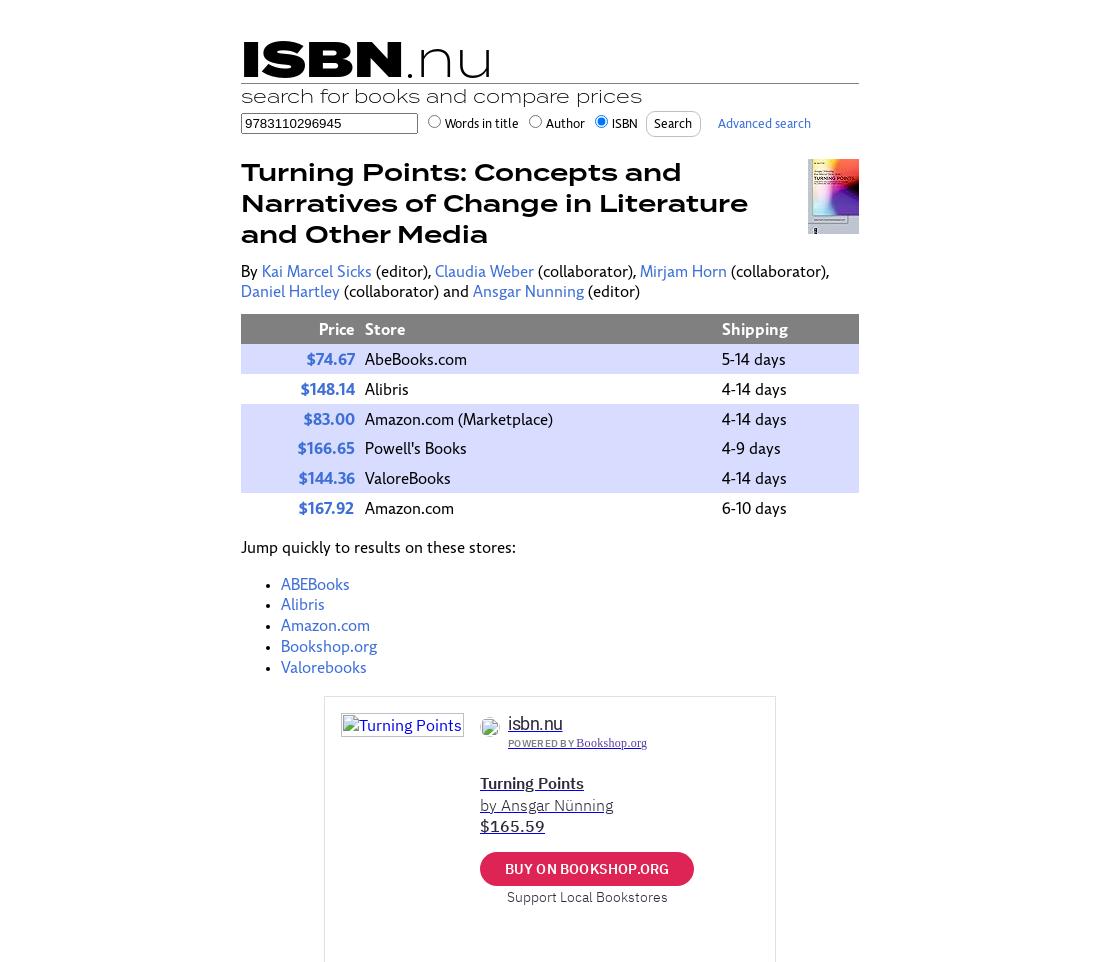  I want to click on '$166.65', so click(325, 449).